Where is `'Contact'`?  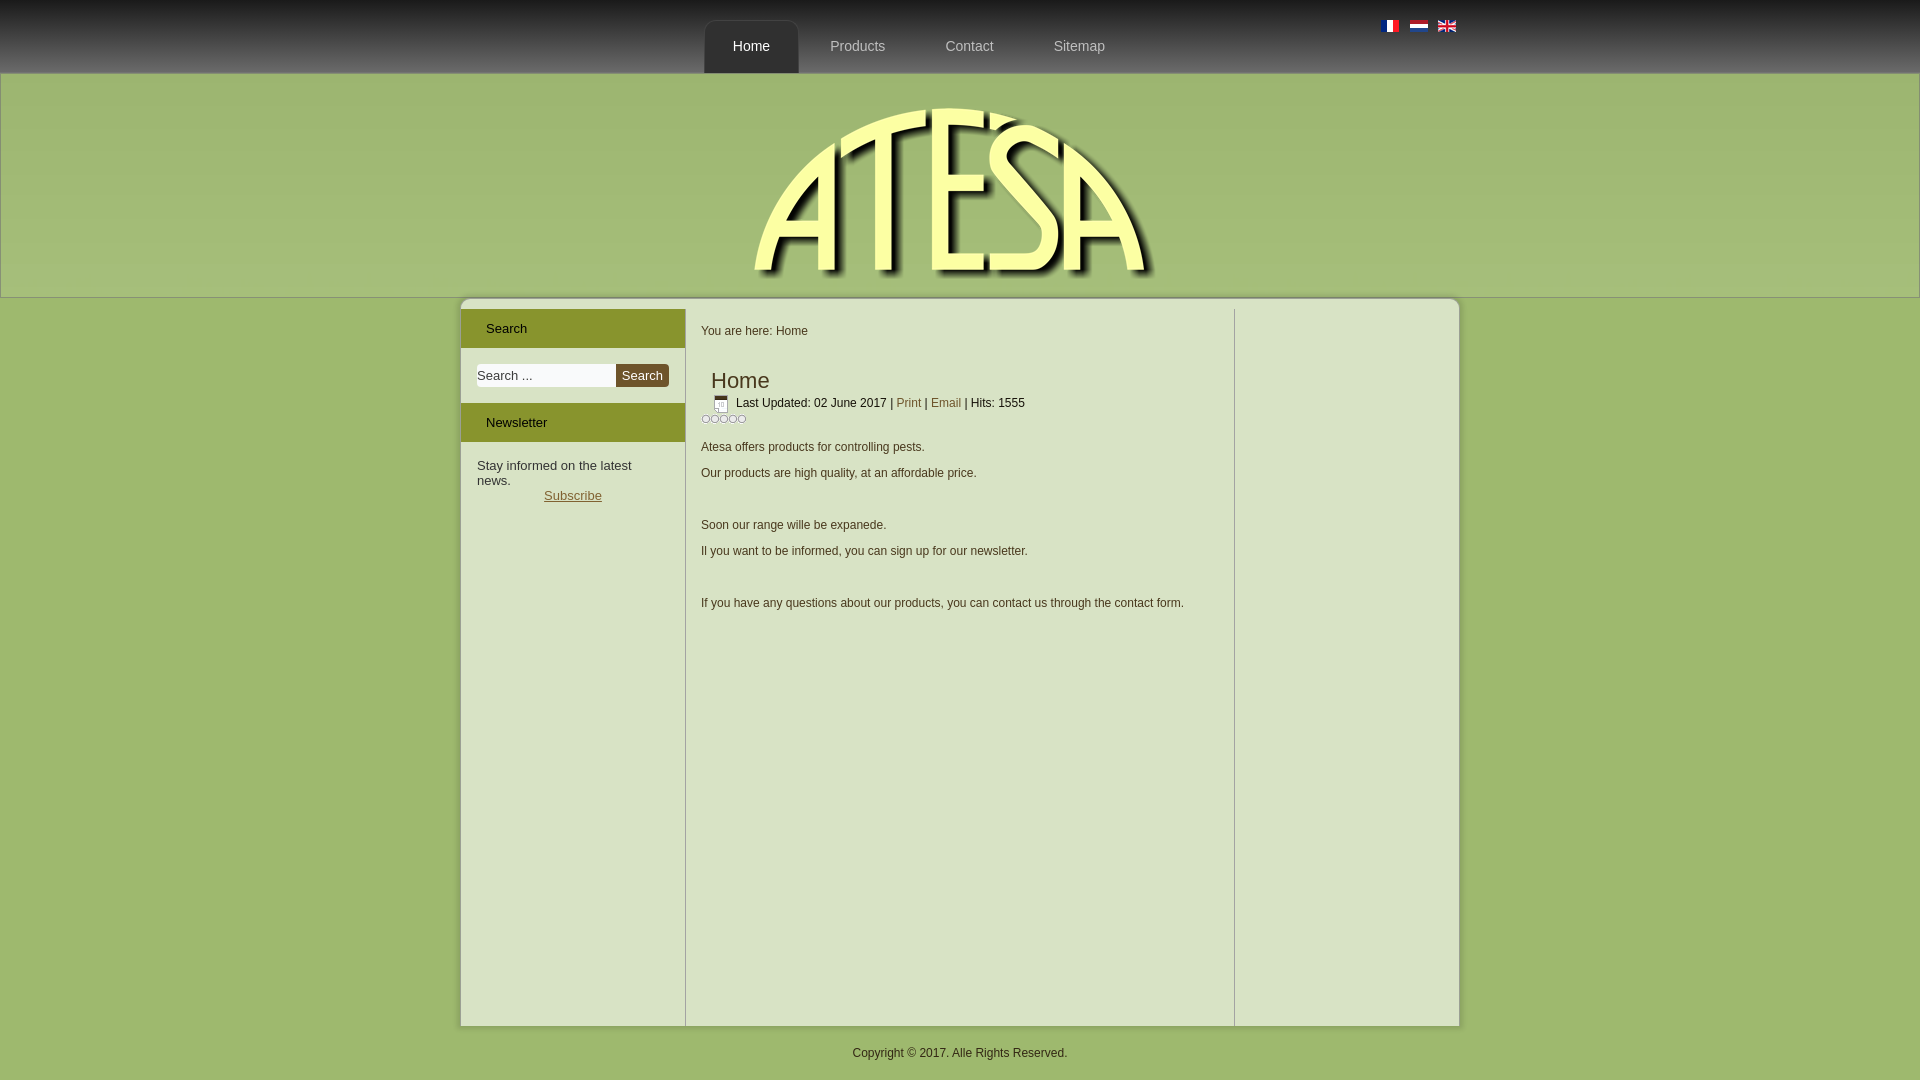 'Contact' is located at coordinates (969, 45).